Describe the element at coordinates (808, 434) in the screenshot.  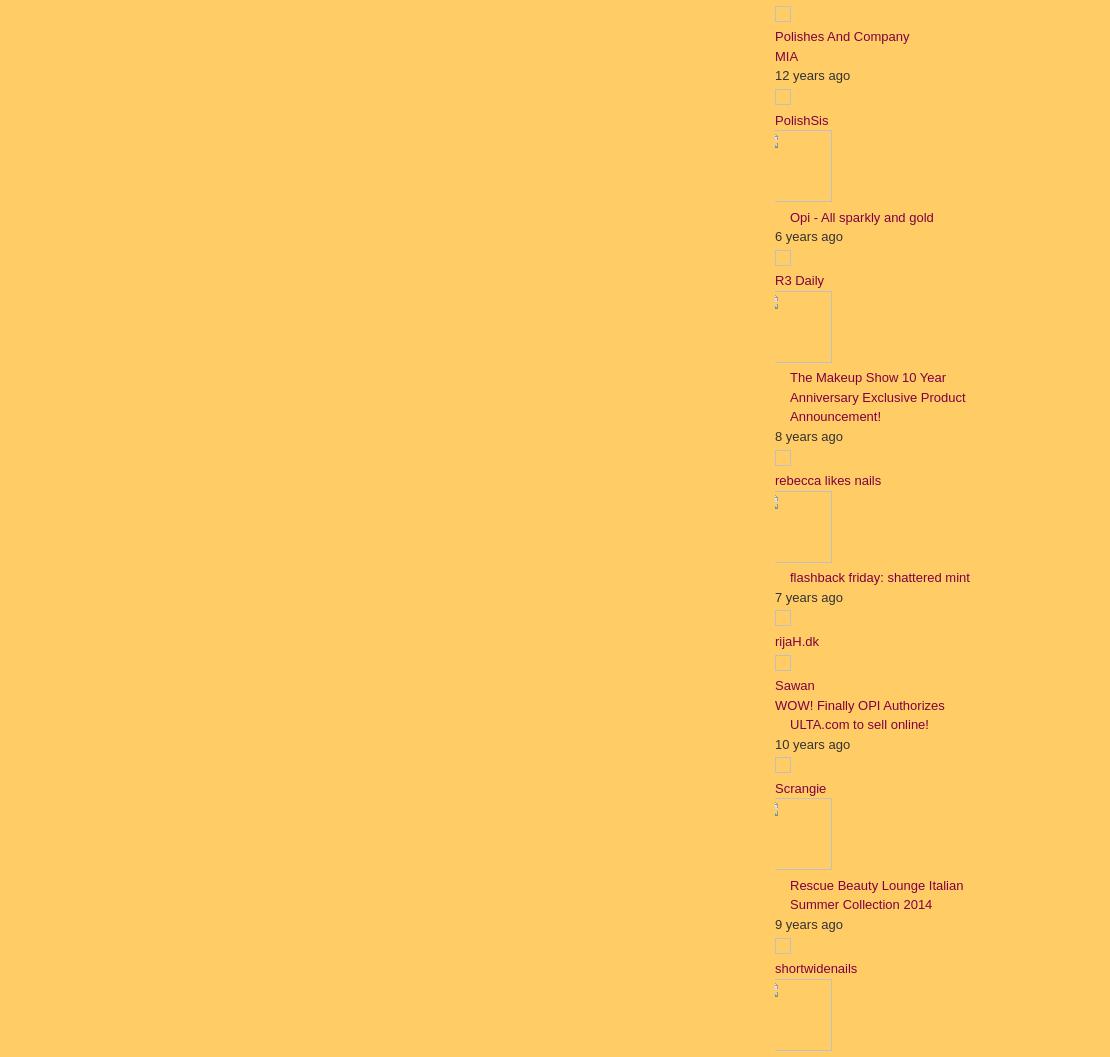
I see `'8 years ago'` at that location.